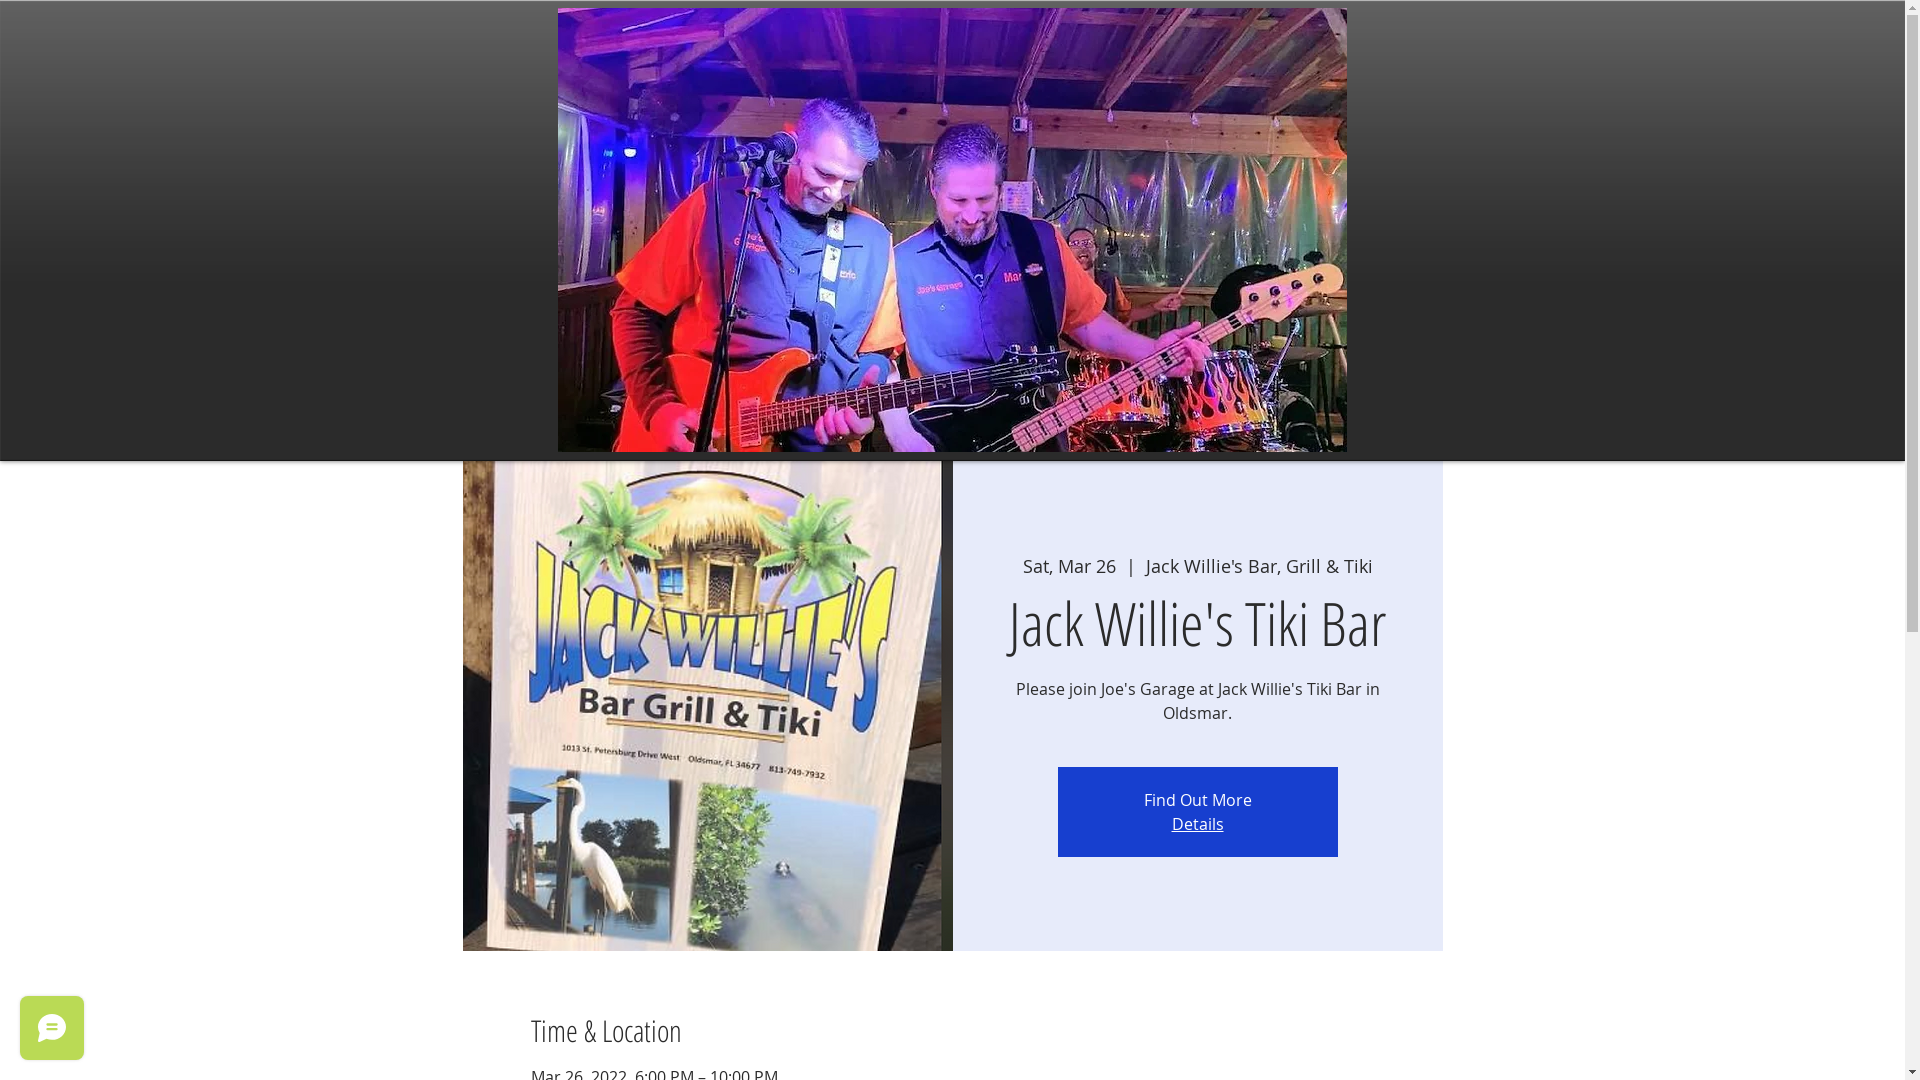 The image size is (1920, 1080). Describe the element at coordinates (1198, 824) in the screenshot. I see `'Details'` at that location.